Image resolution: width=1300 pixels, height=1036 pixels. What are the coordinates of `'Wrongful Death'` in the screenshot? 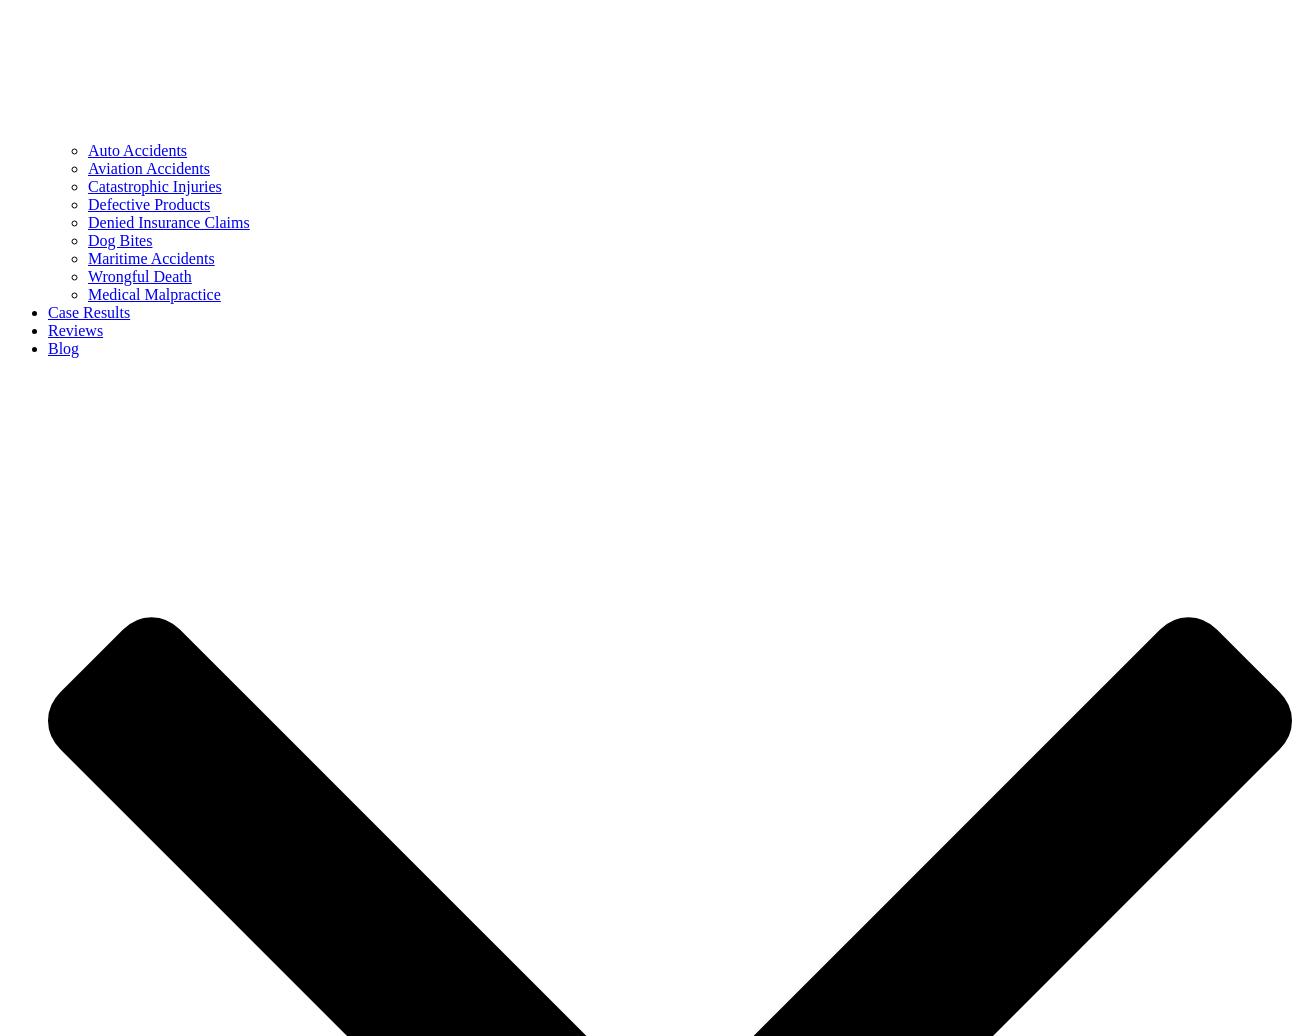 It's located at (138, 276).